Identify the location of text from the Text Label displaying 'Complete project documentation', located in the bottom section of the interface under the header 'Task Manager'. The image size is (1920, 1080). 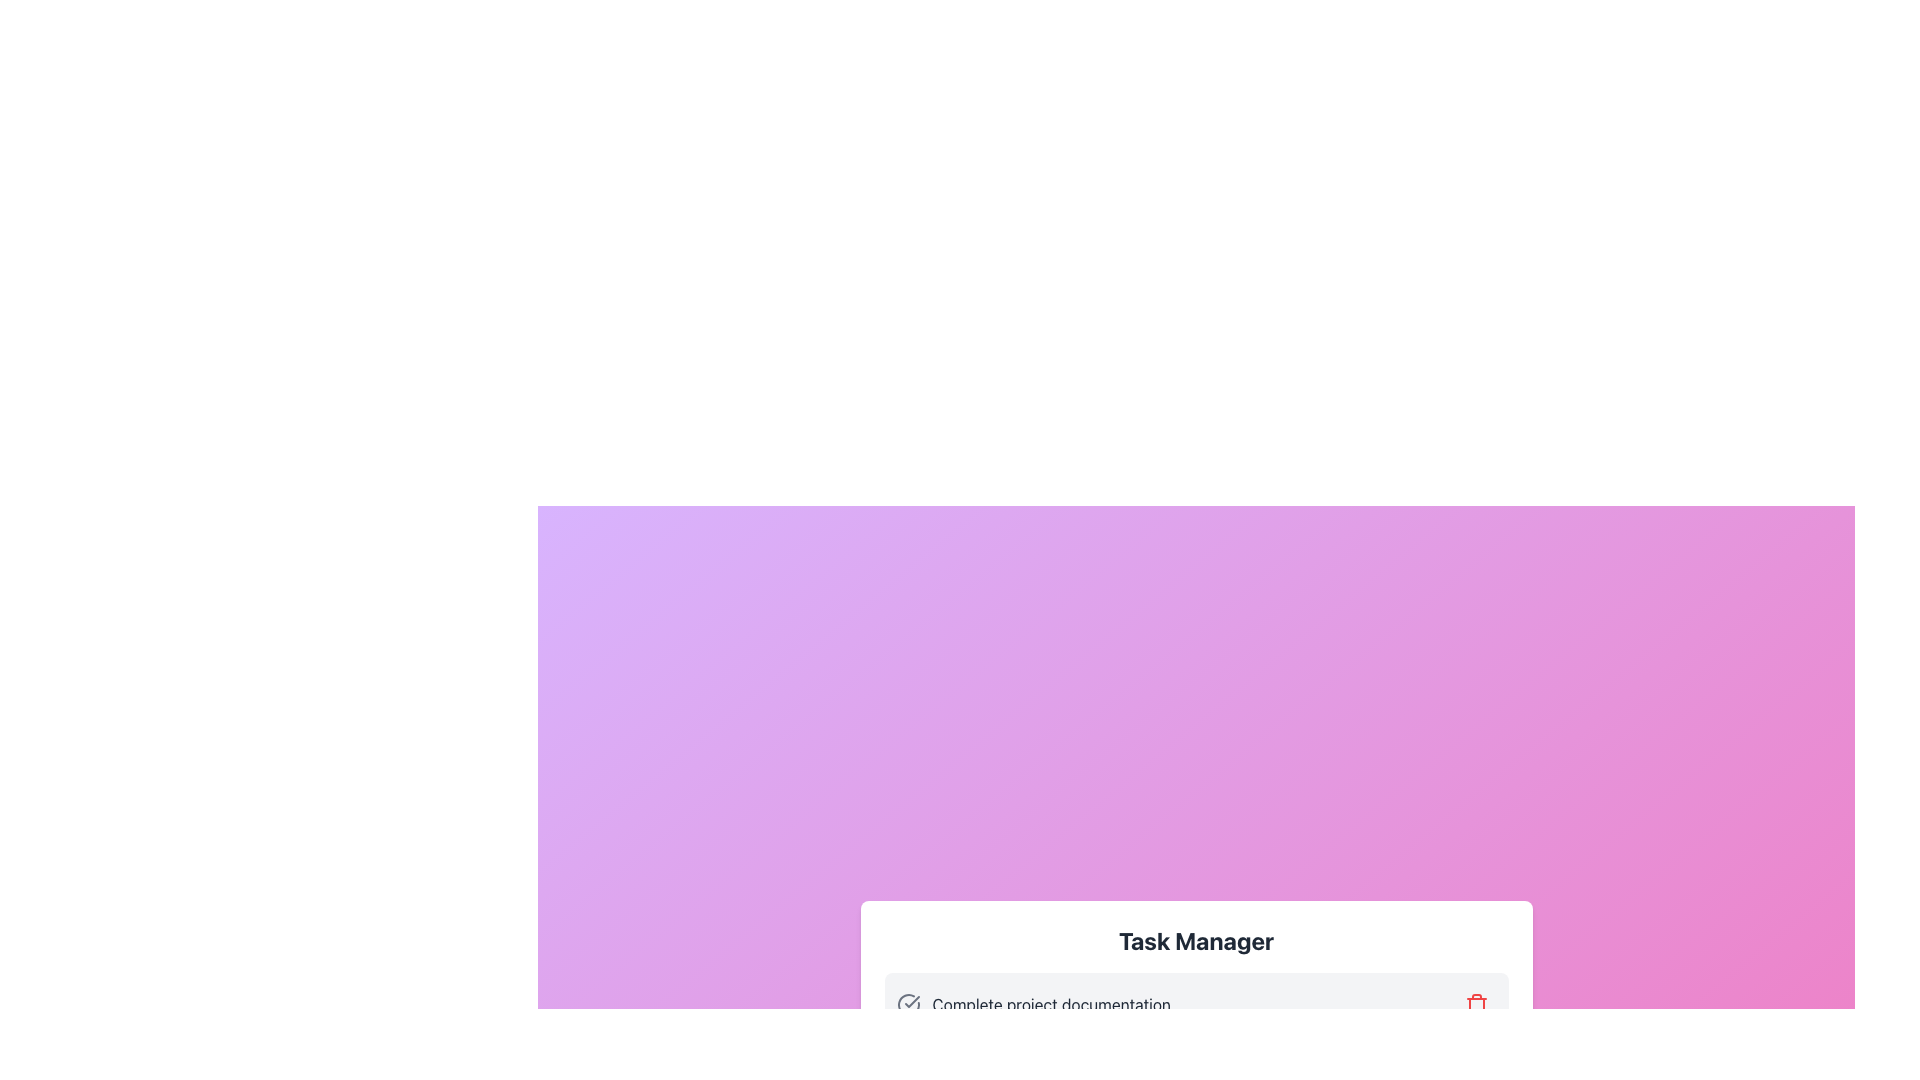
(1050, 1005).